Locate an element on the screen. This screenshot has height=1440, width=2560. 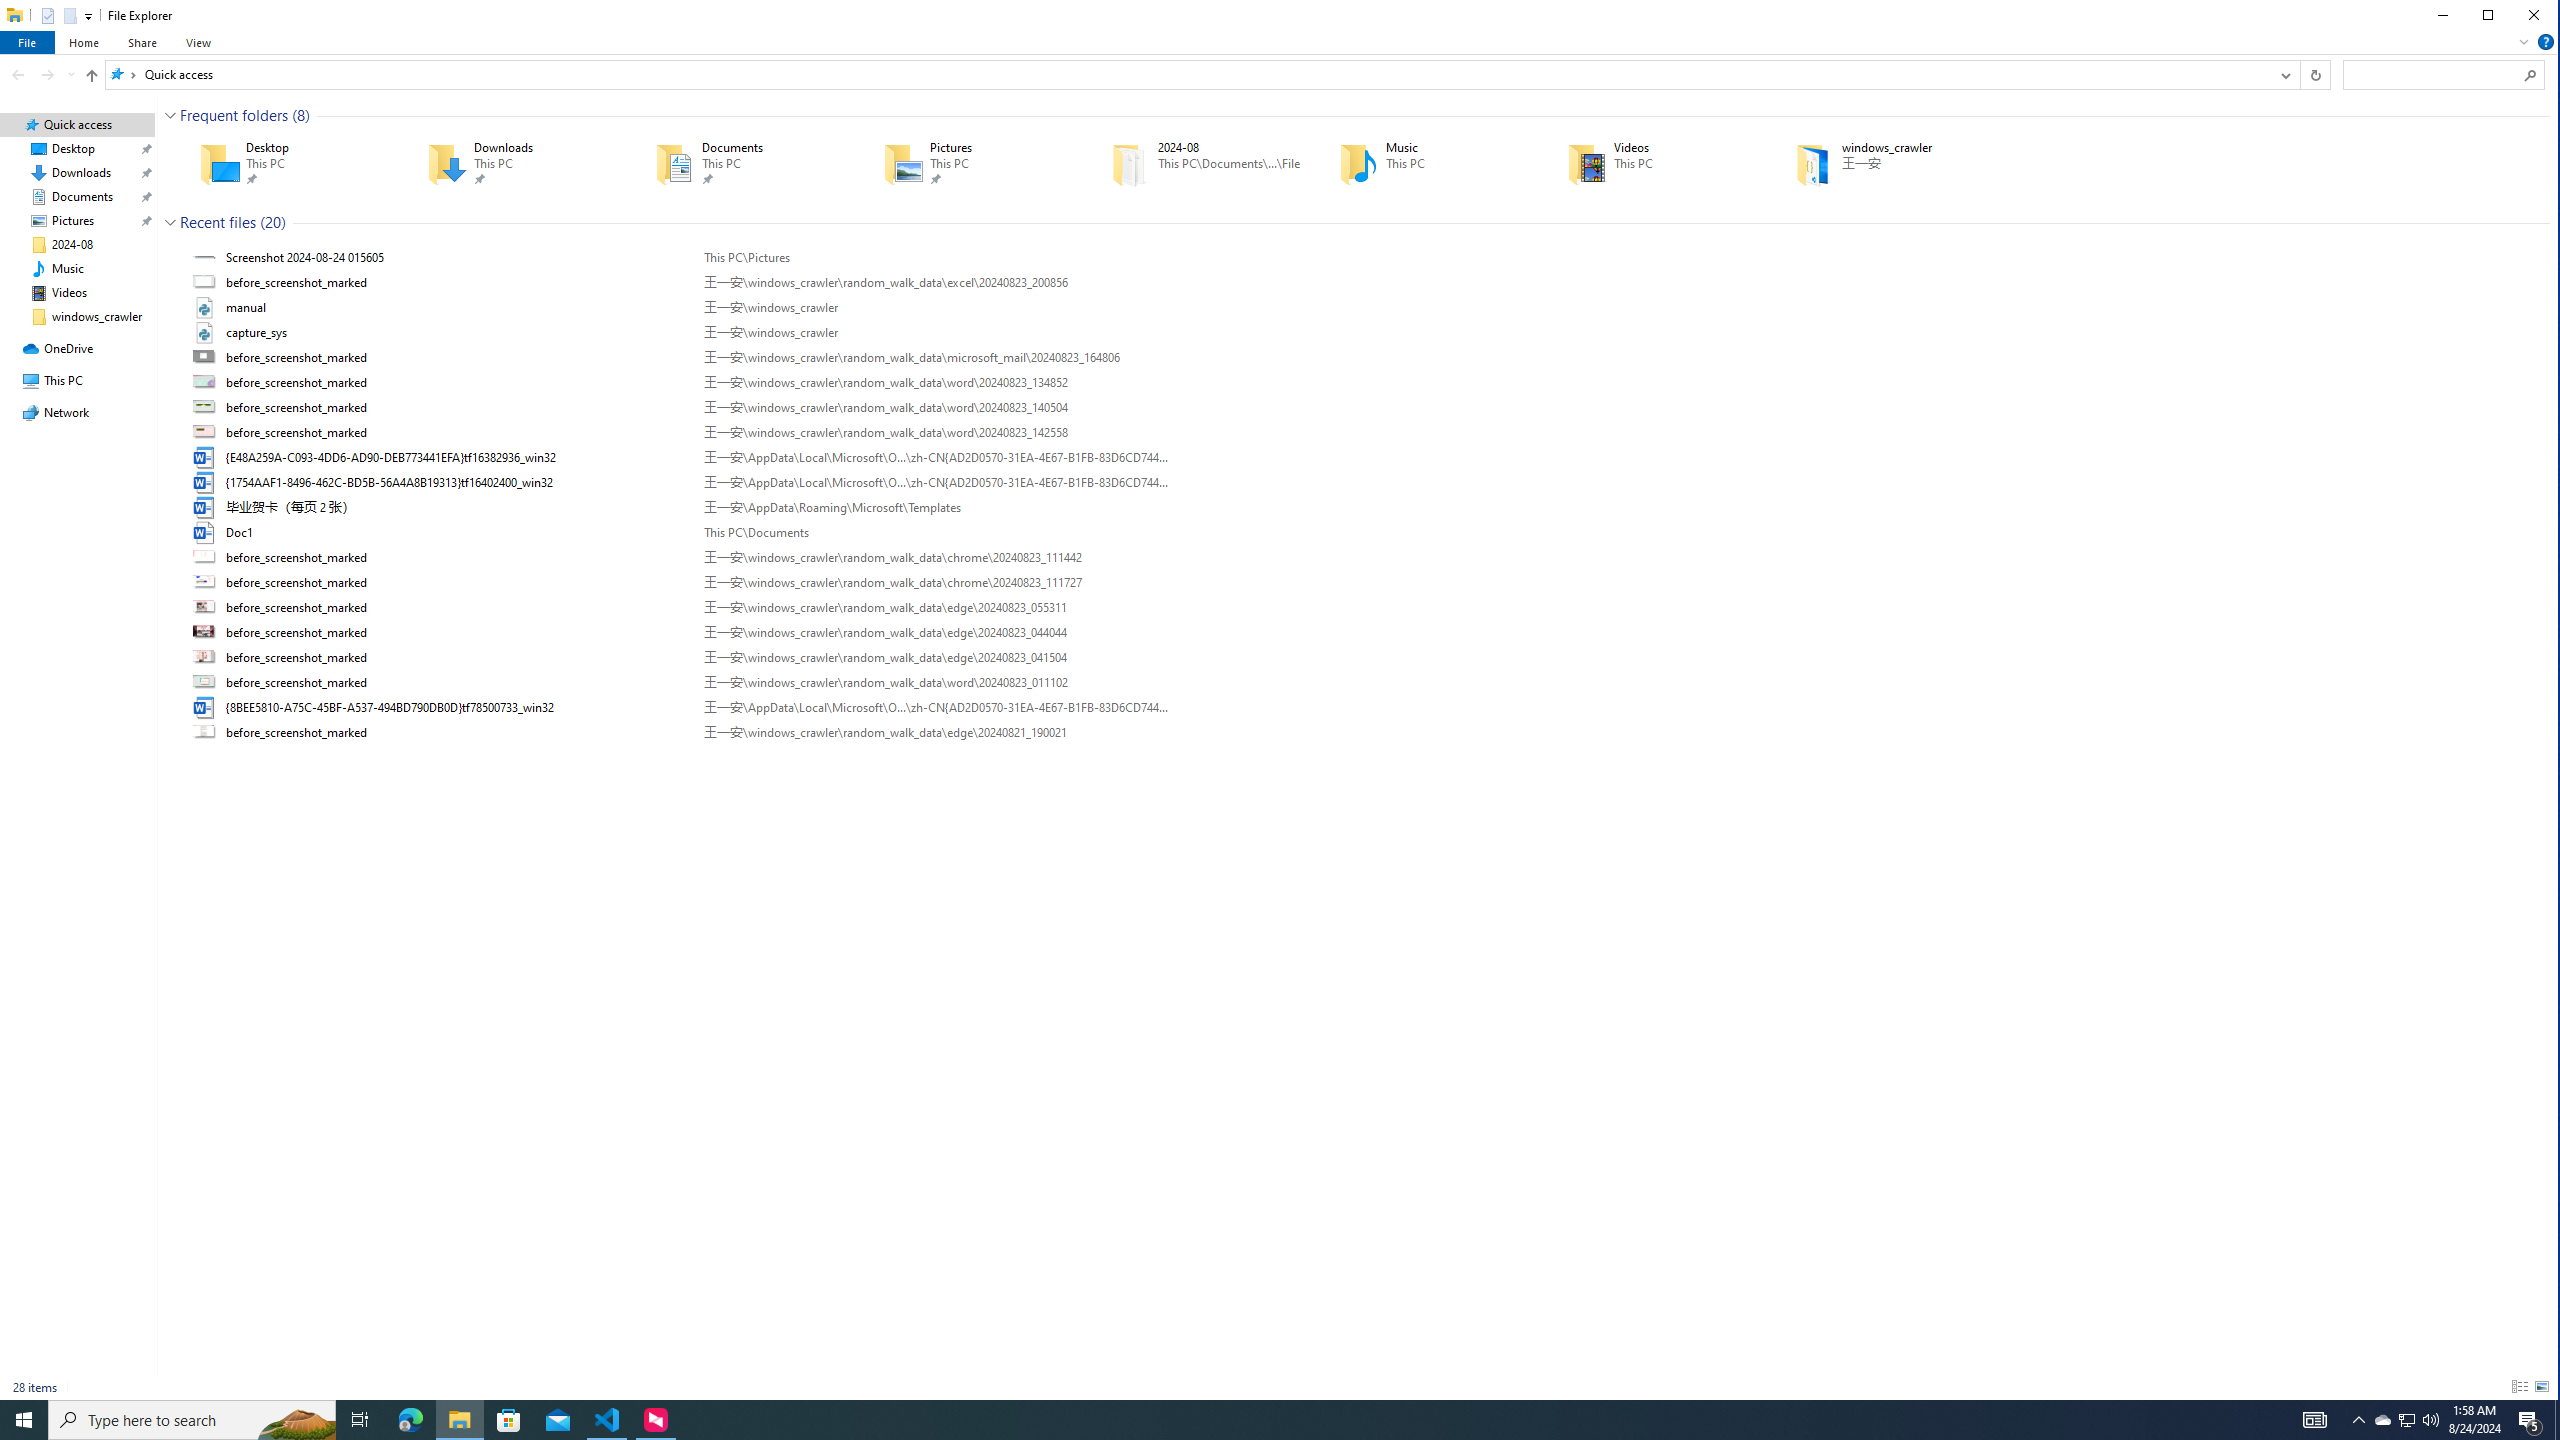
'Minimize' is located at coordinates (2441, 15).